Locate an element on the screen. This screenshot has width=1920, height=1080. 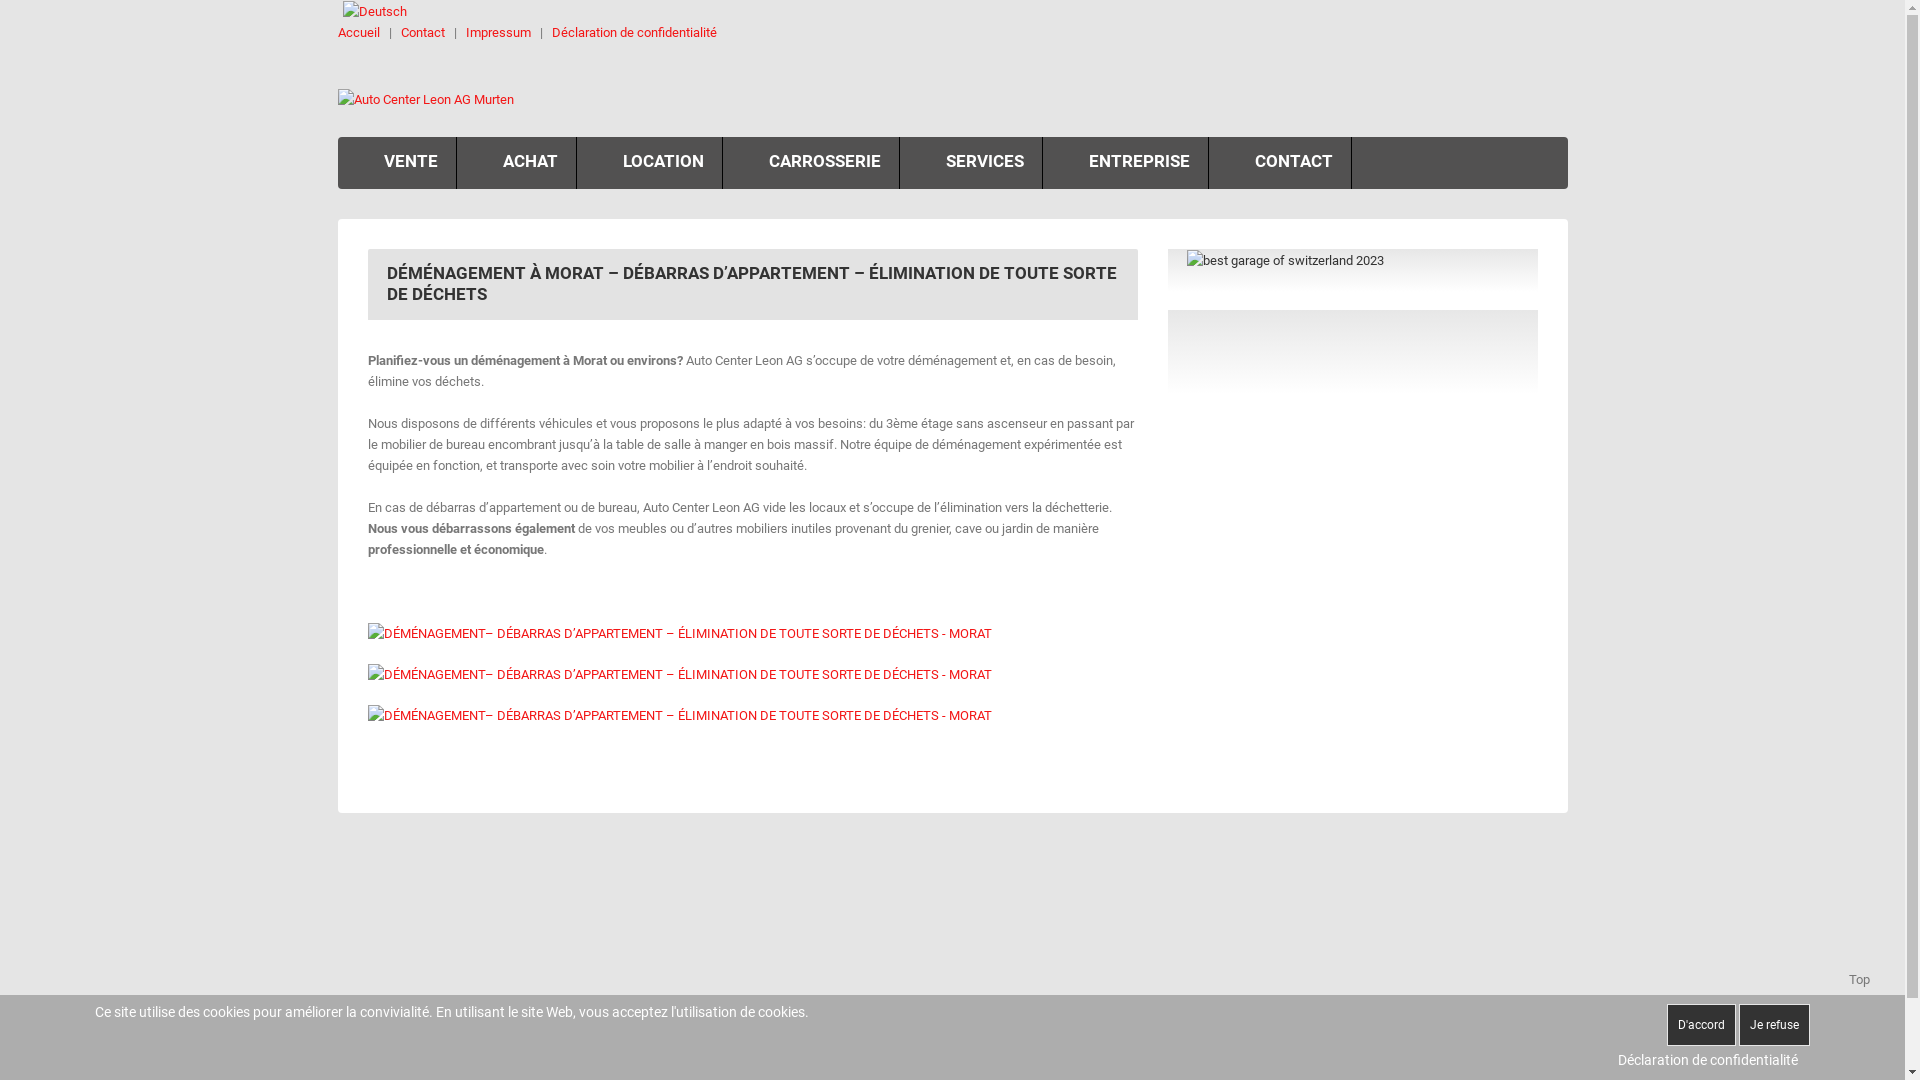
'CONTACT' is located at coordinates (1277, 161).